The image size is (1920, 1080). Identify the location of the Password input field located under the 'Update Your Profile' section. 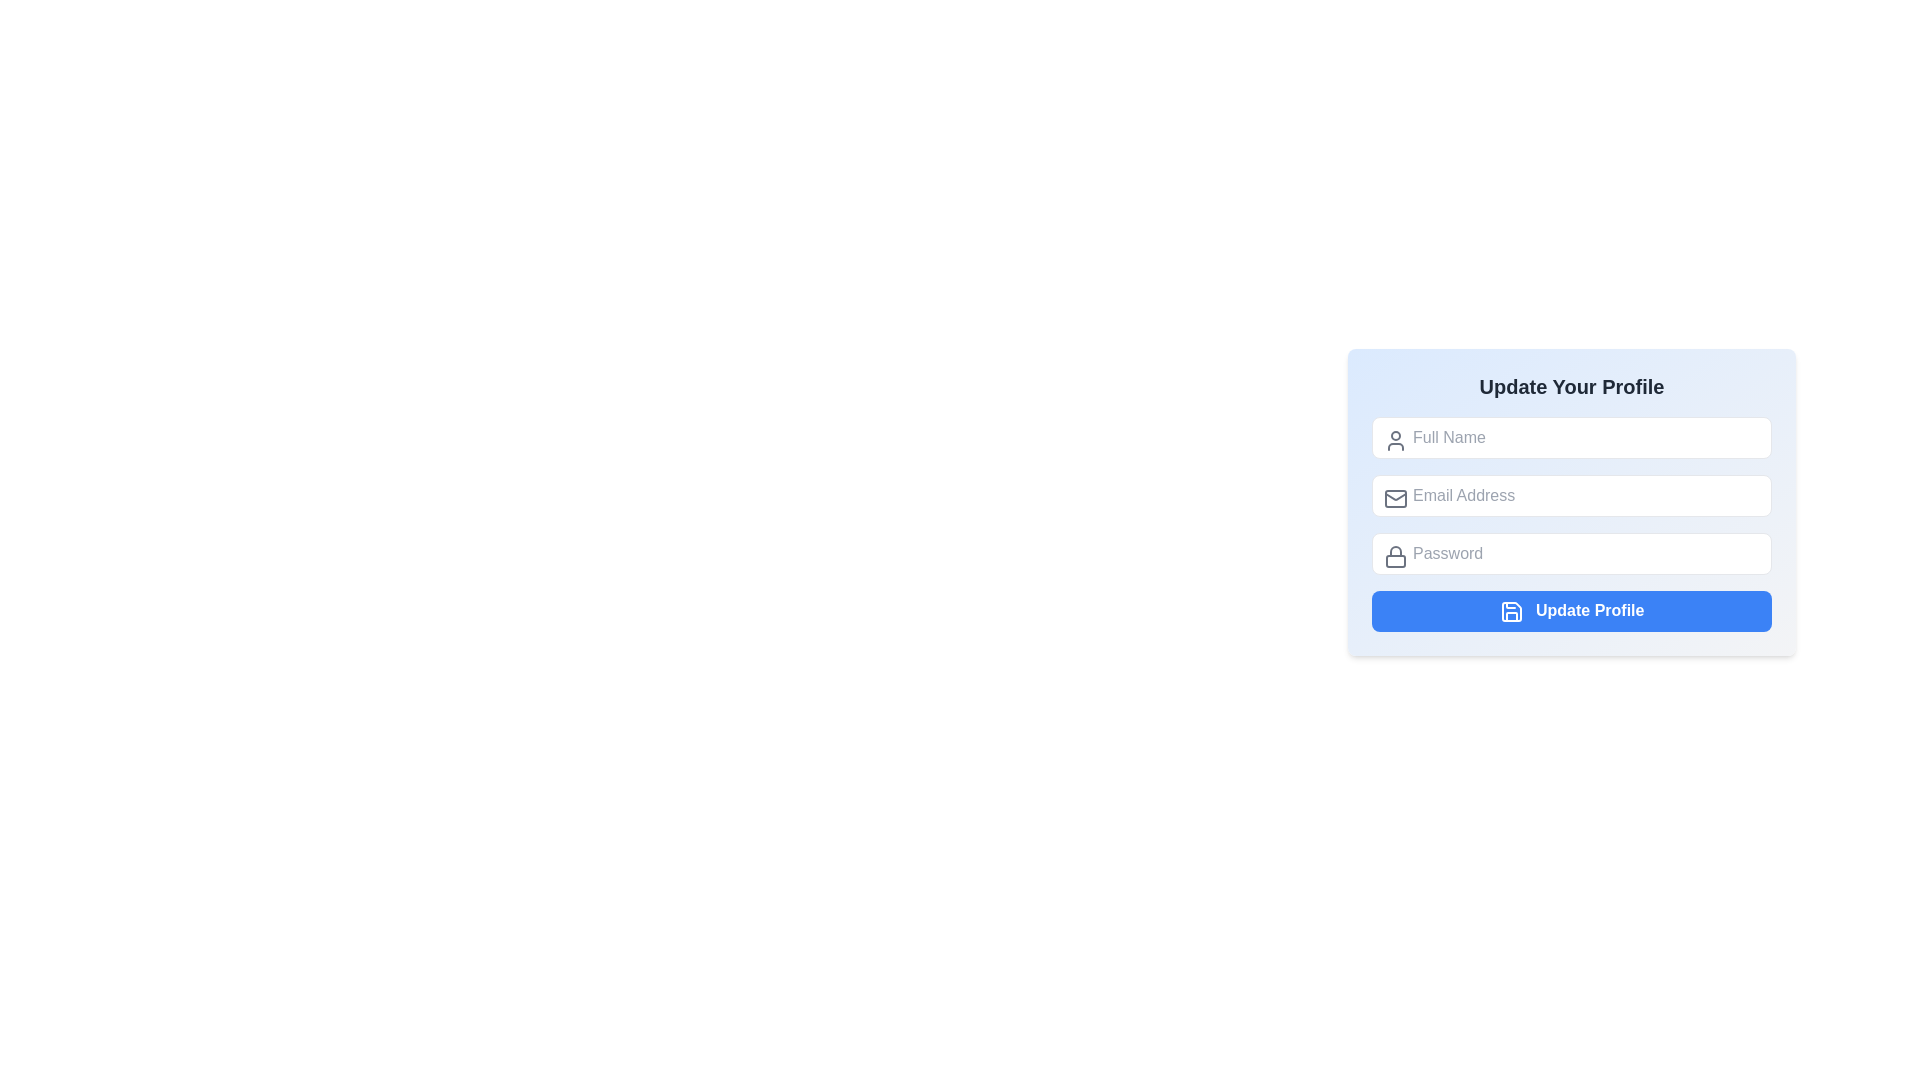
(1570, 554).